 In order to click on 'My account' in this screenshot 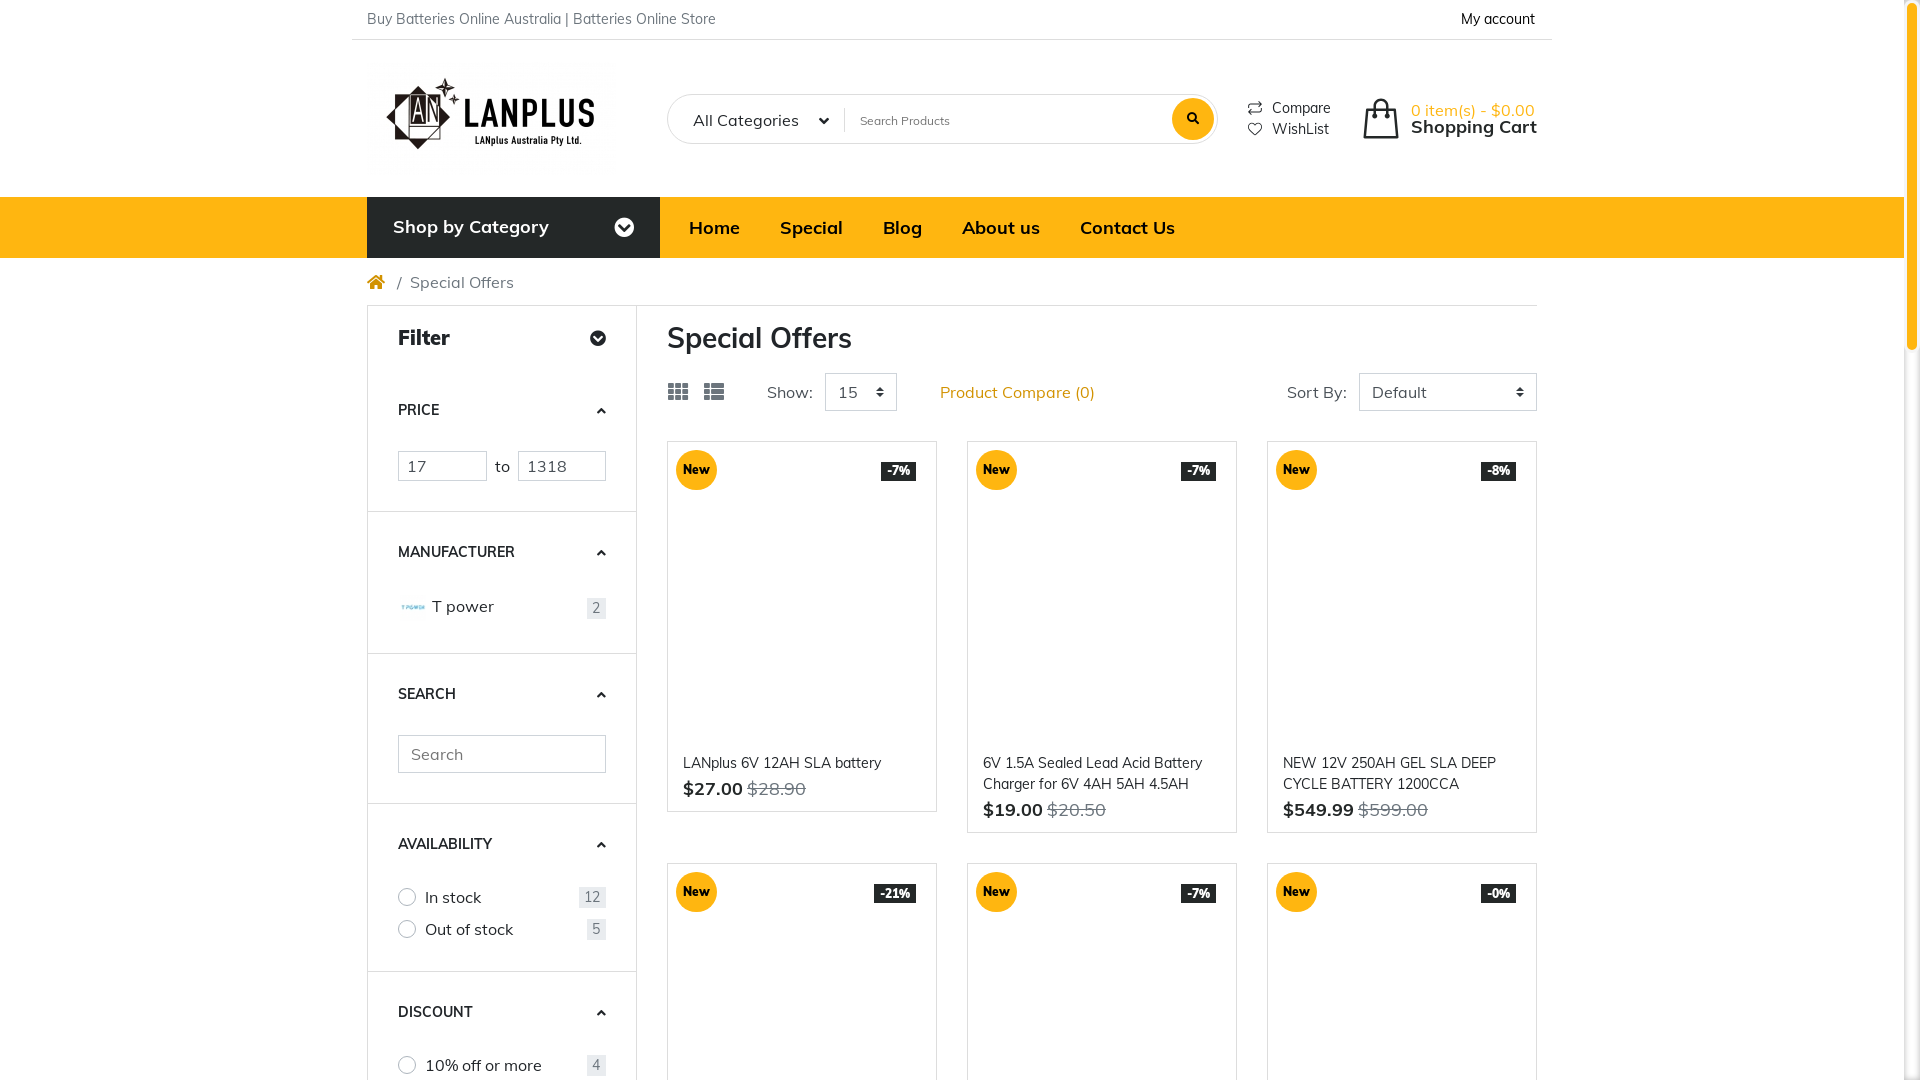, I will do `click(1497, 19)`.